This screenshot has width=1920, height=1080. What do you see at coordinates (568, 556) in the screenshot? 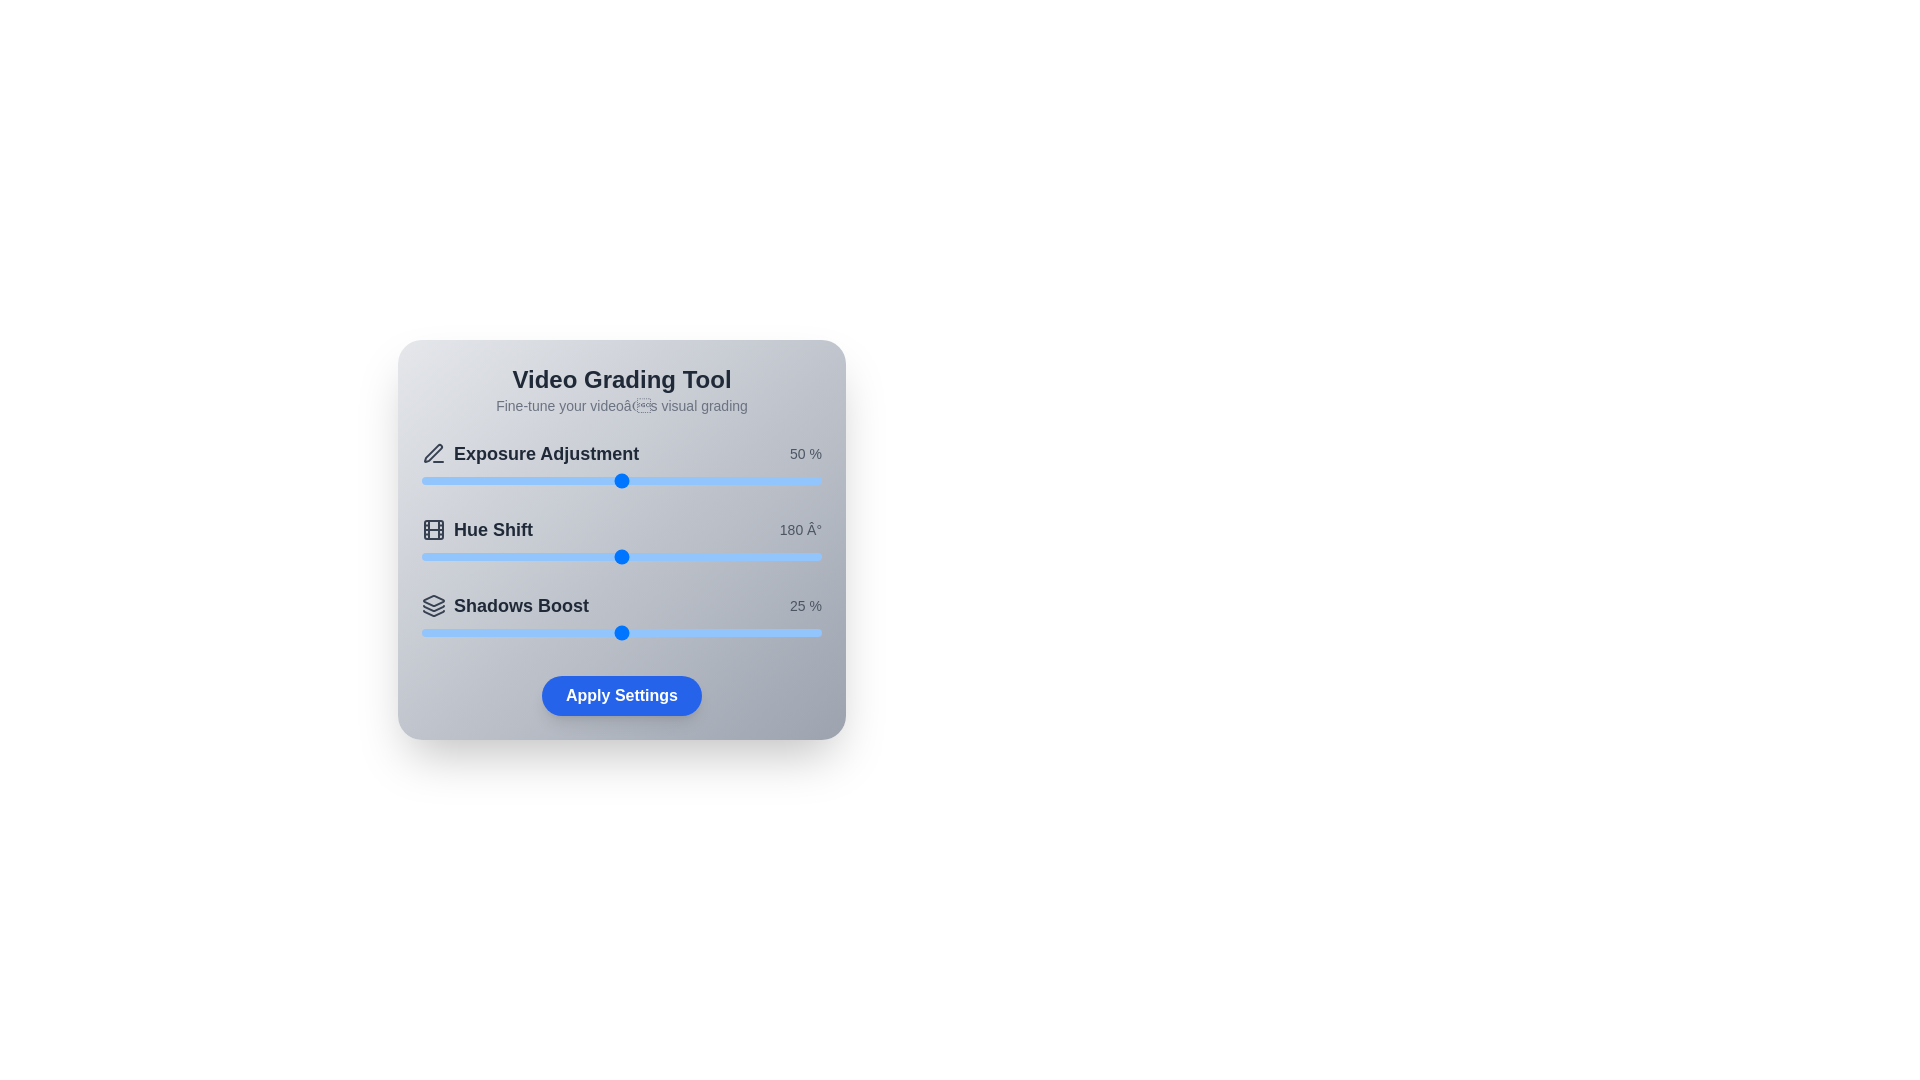
I see `the hue shift` at bounding box center [568, 556].